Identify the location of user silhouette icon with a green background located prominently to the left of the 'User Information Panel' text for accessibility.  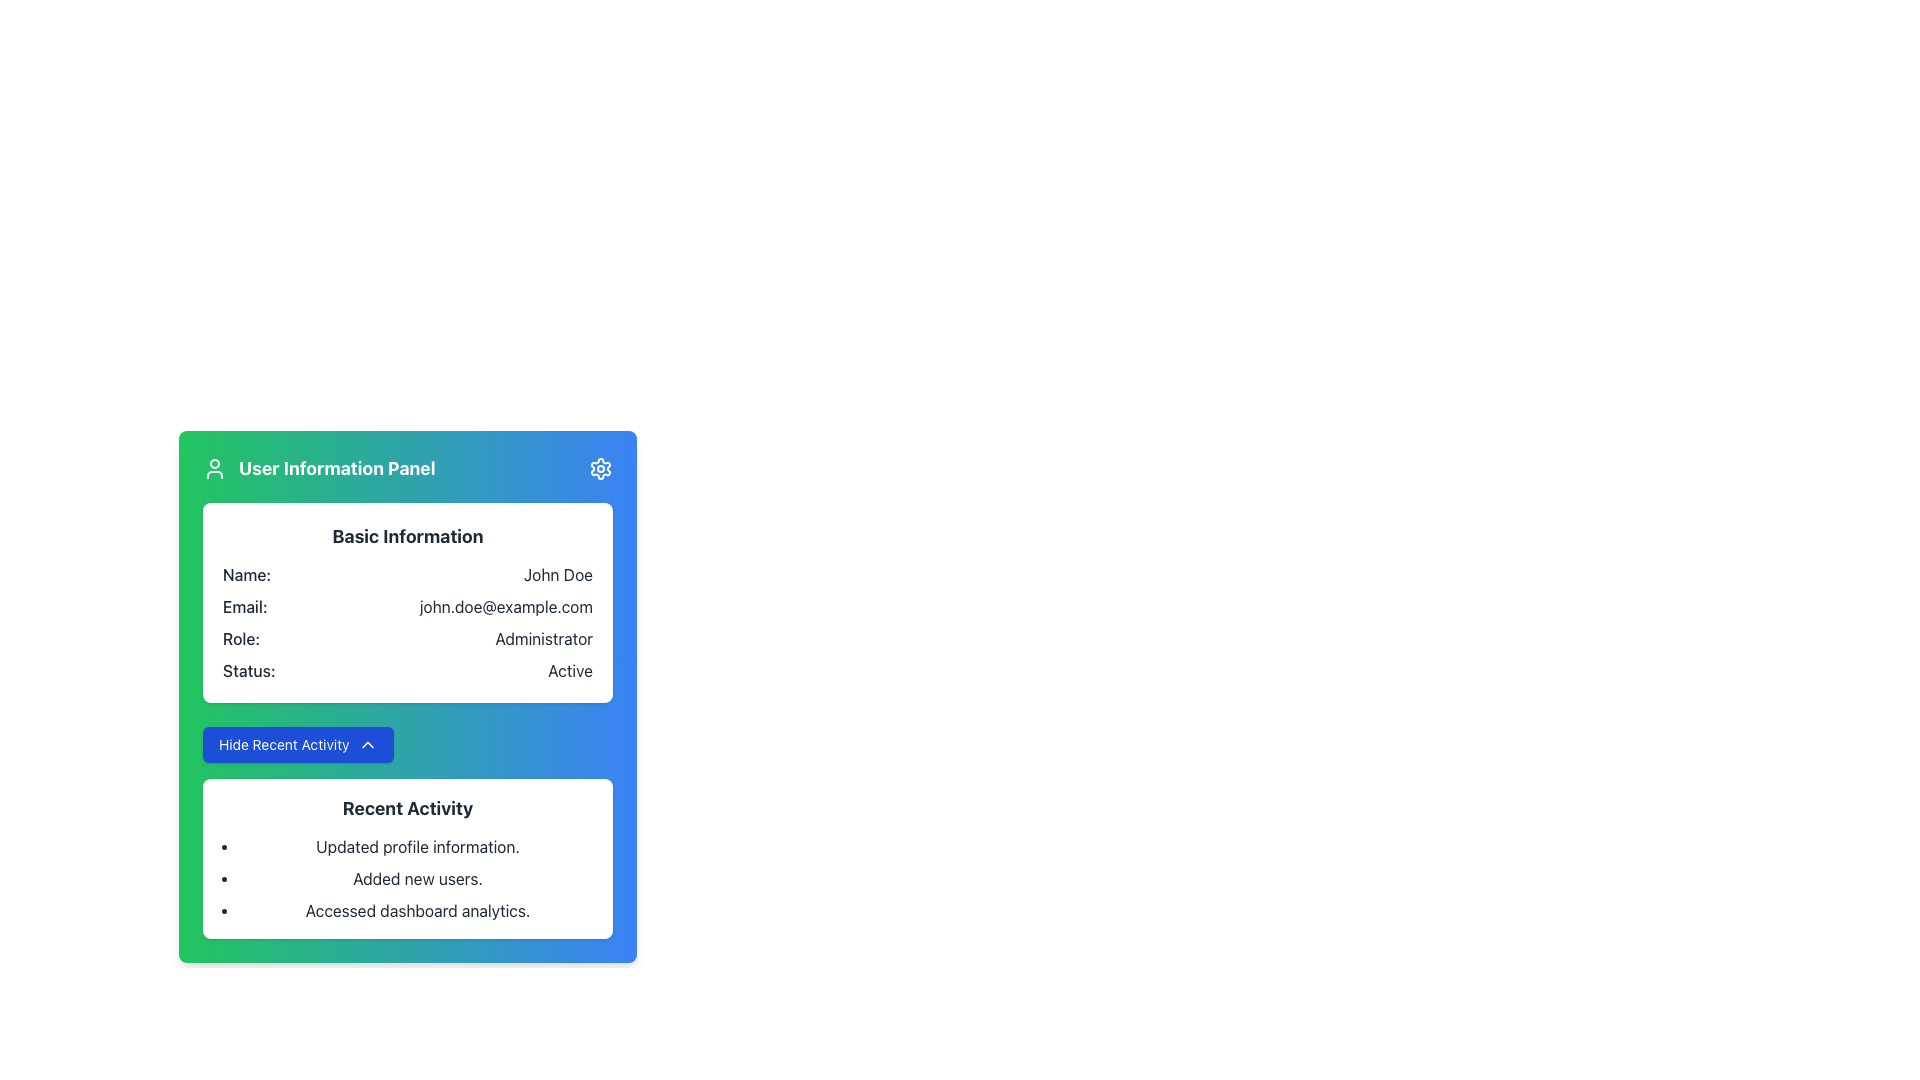
(215, 469).